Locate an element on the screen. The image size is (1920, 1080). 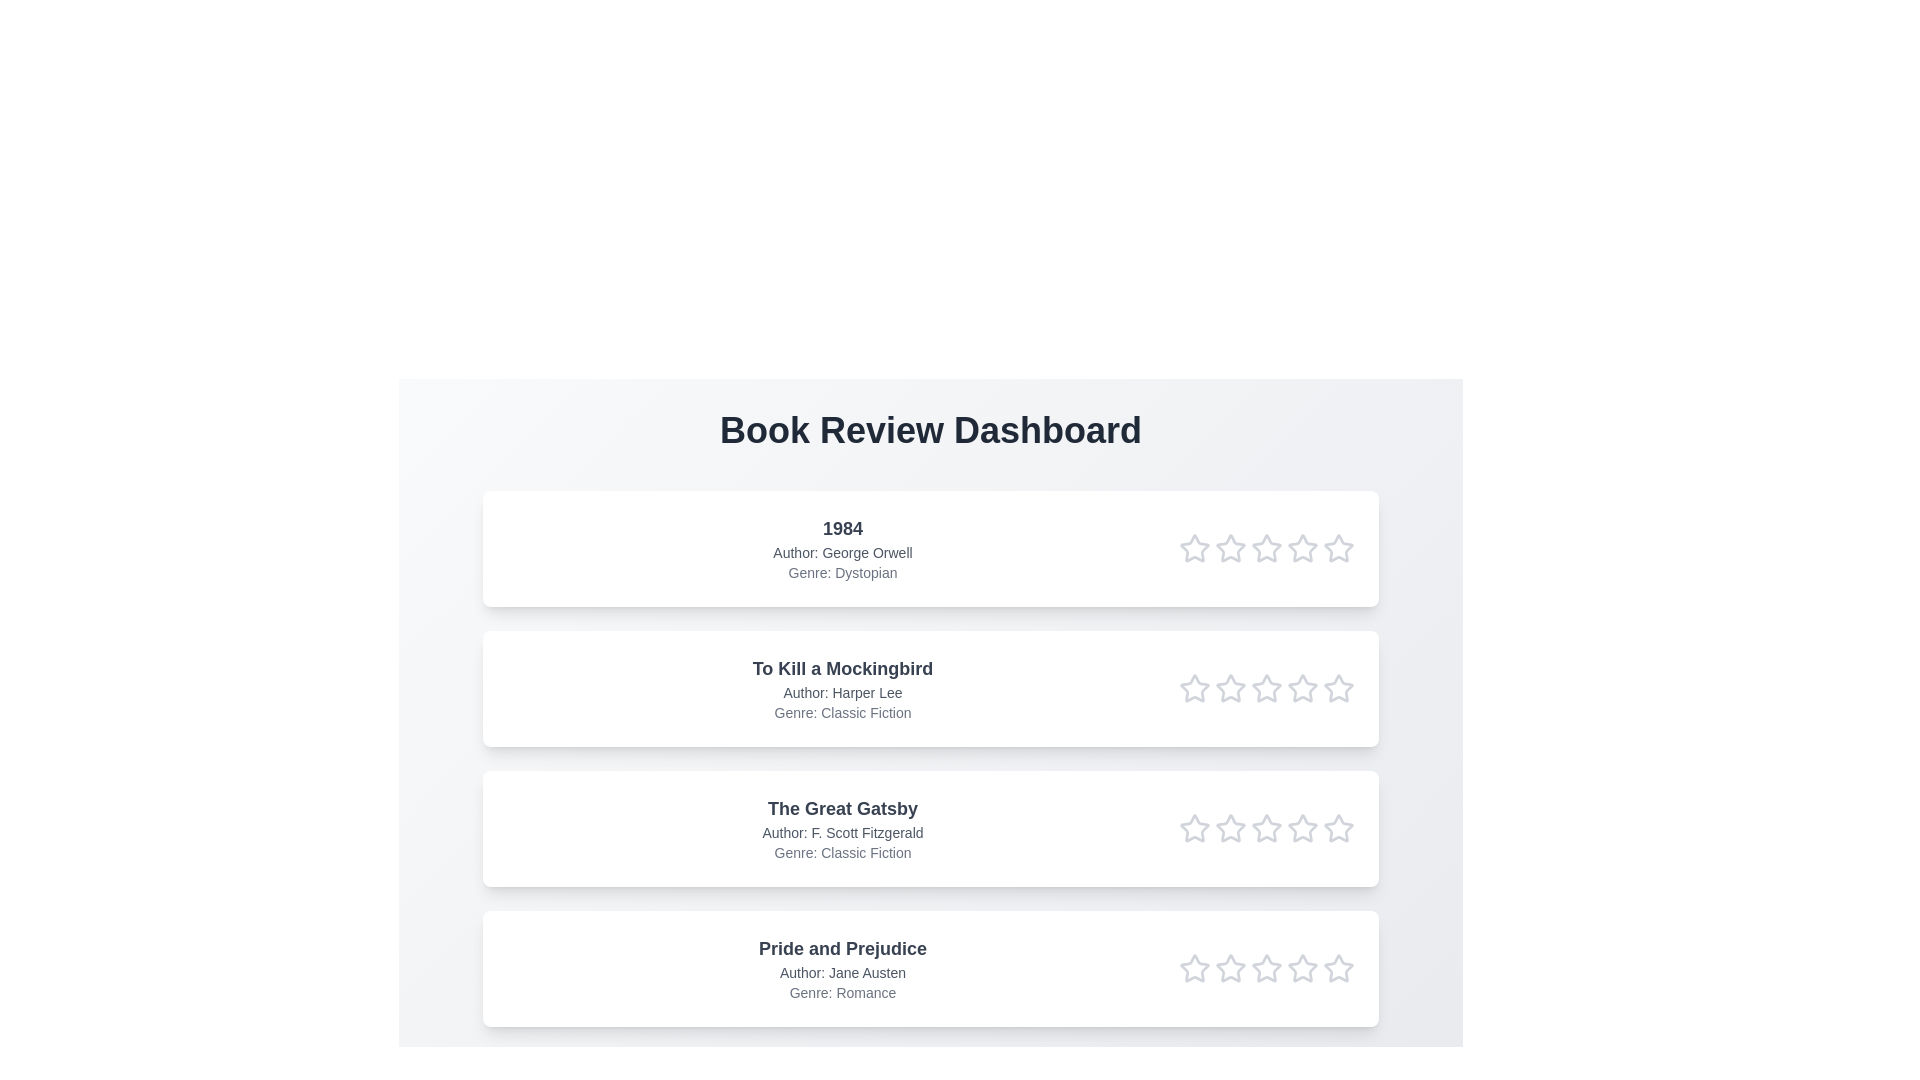
the star corresponding to 5 in the rating row of the book titled Pride and Prejudice is located at coordinates (1339, 967).